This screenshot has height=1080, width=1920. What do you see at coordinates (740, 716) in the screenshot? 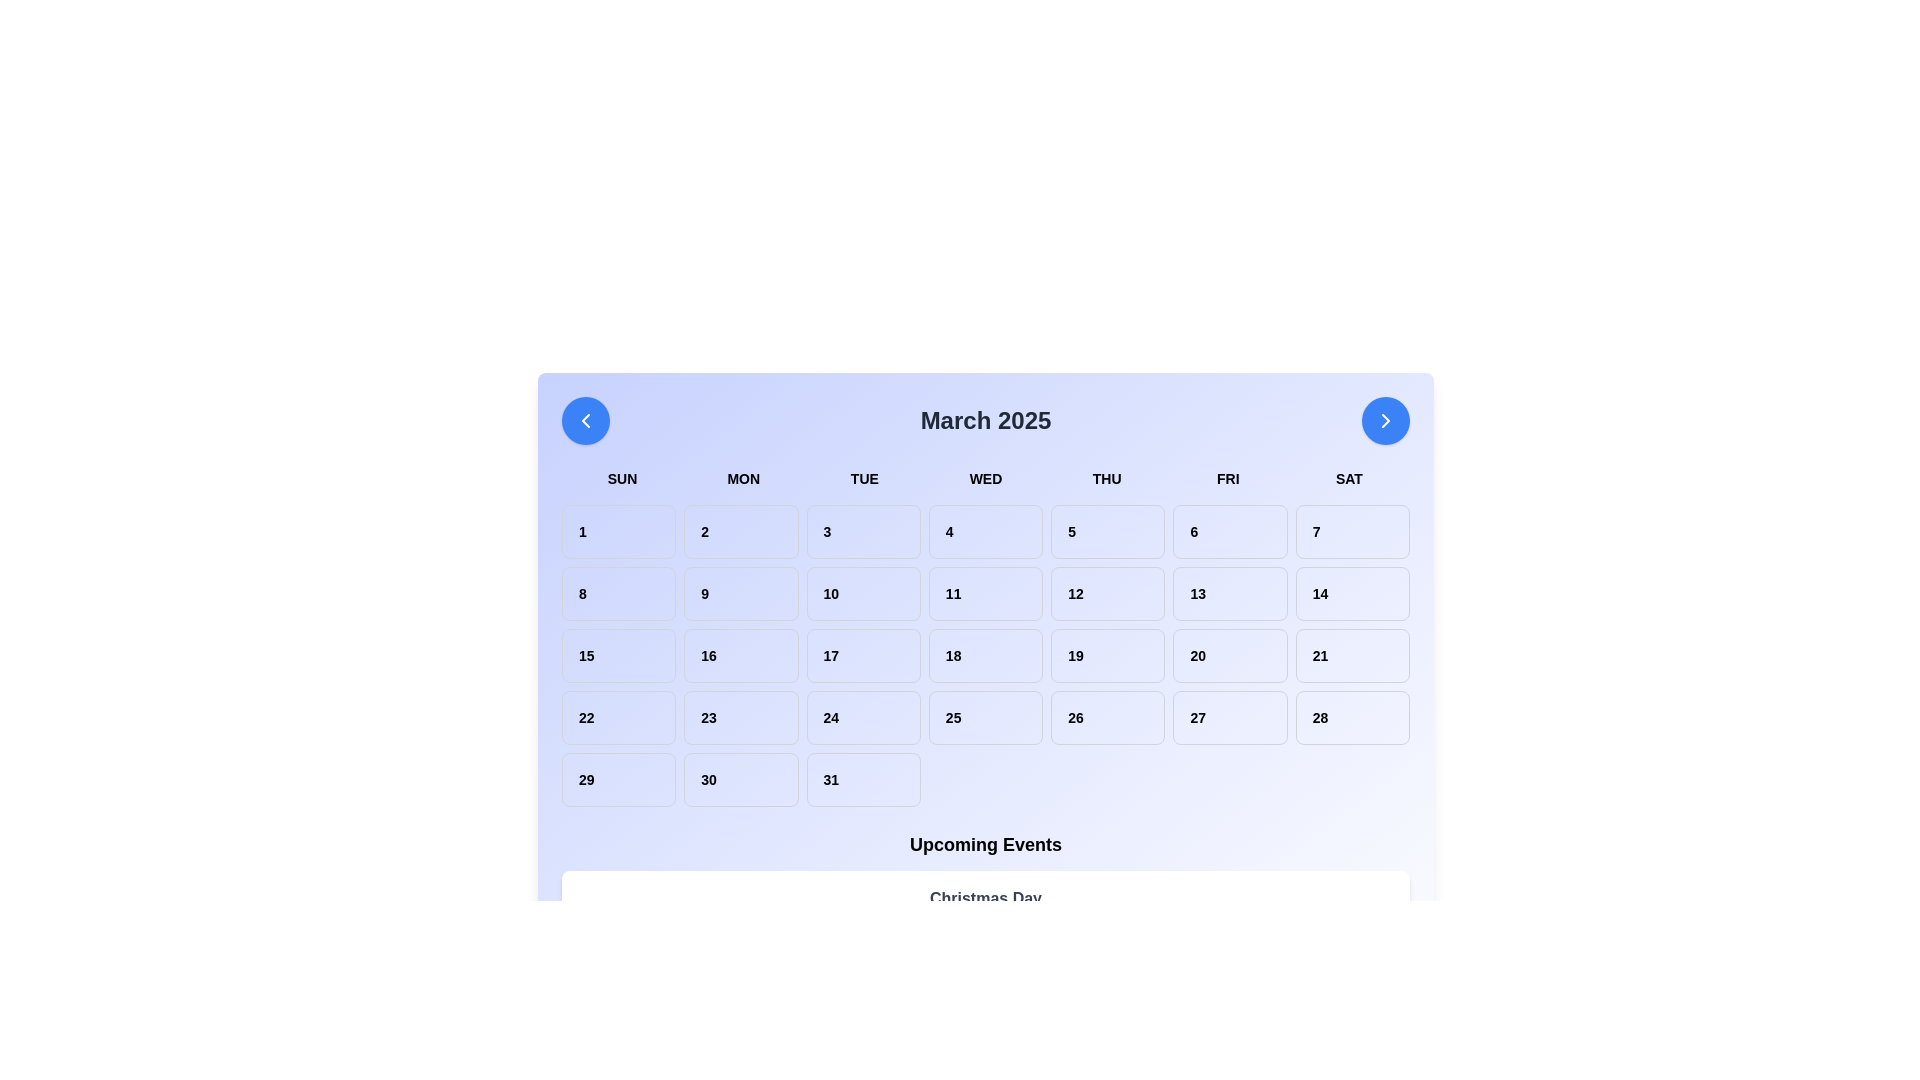
I see `the selectable day button for the 23rd day of the month located in the calendar grid under 'MON'` at bounding box center [740, 716].